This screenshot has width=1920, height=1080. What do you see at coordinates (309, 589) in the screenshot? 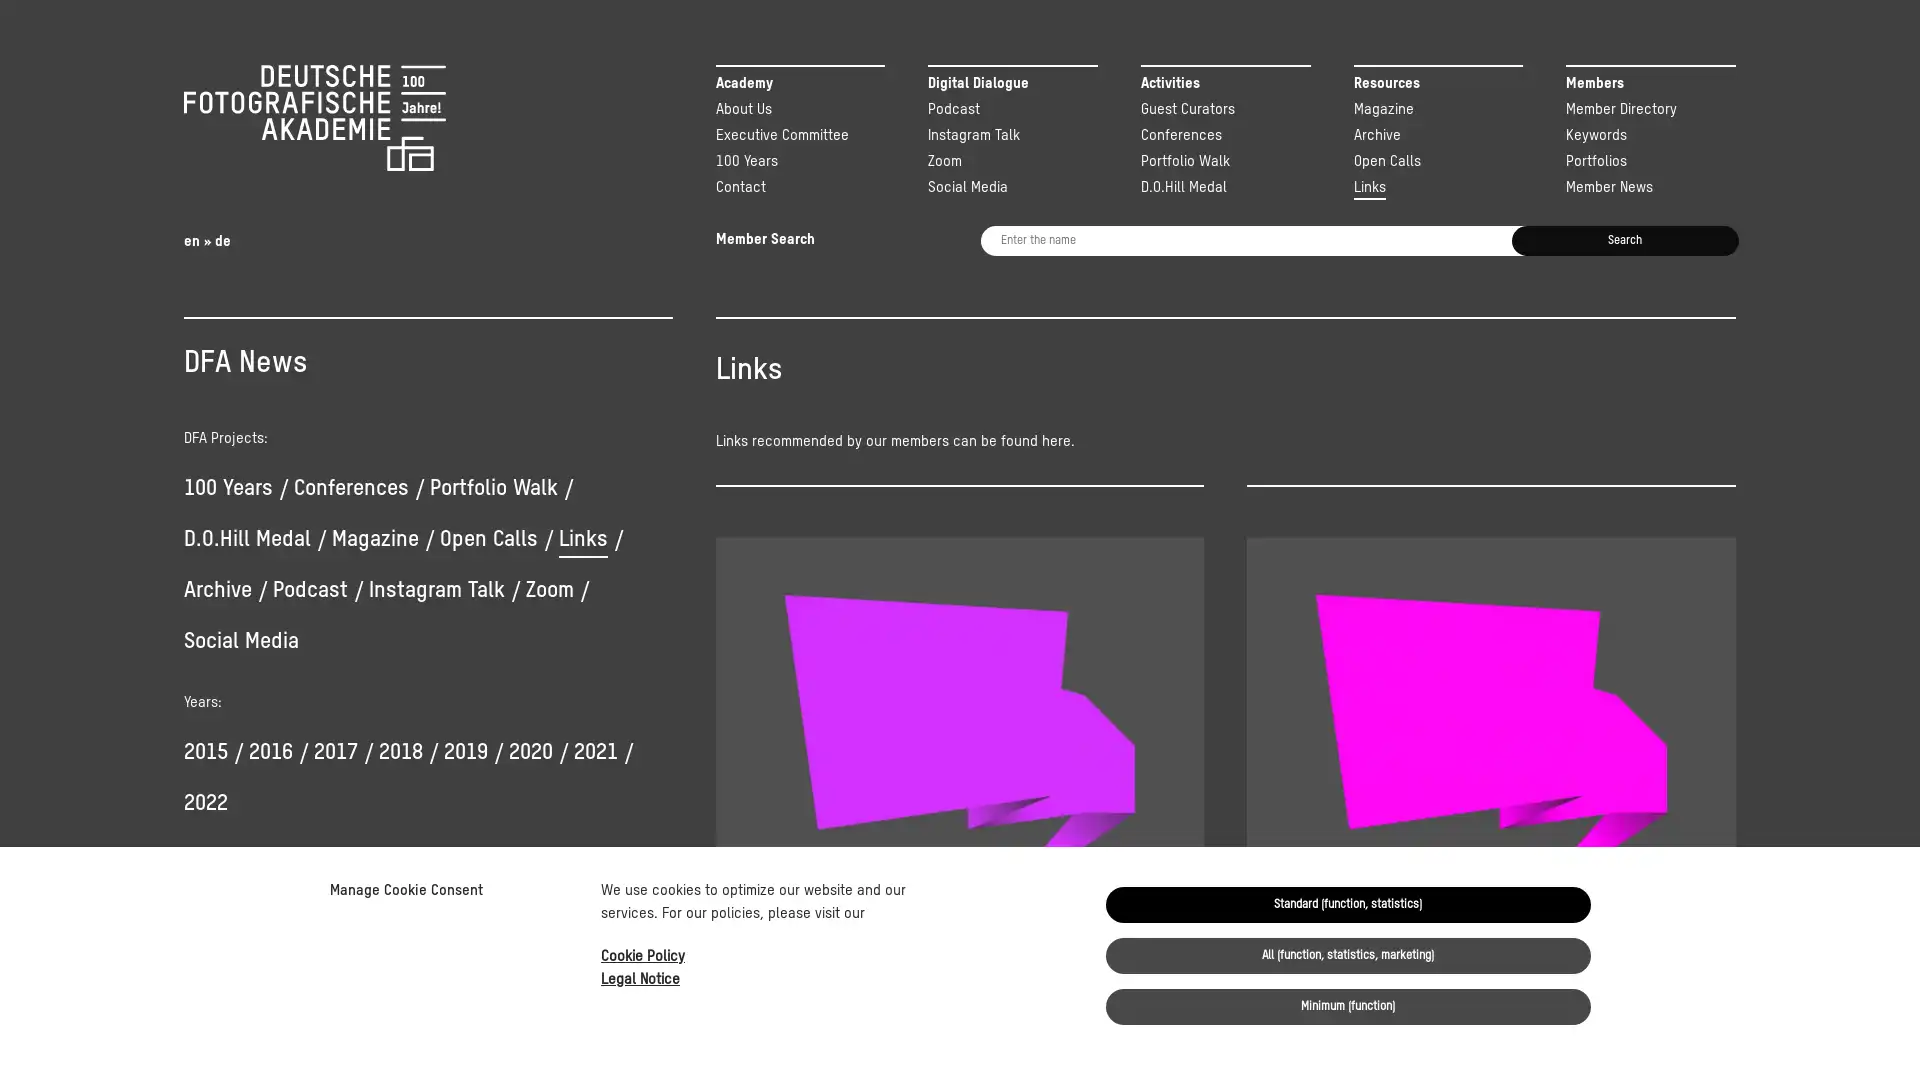
I see `Podcast` at bounding box center [309, 589].